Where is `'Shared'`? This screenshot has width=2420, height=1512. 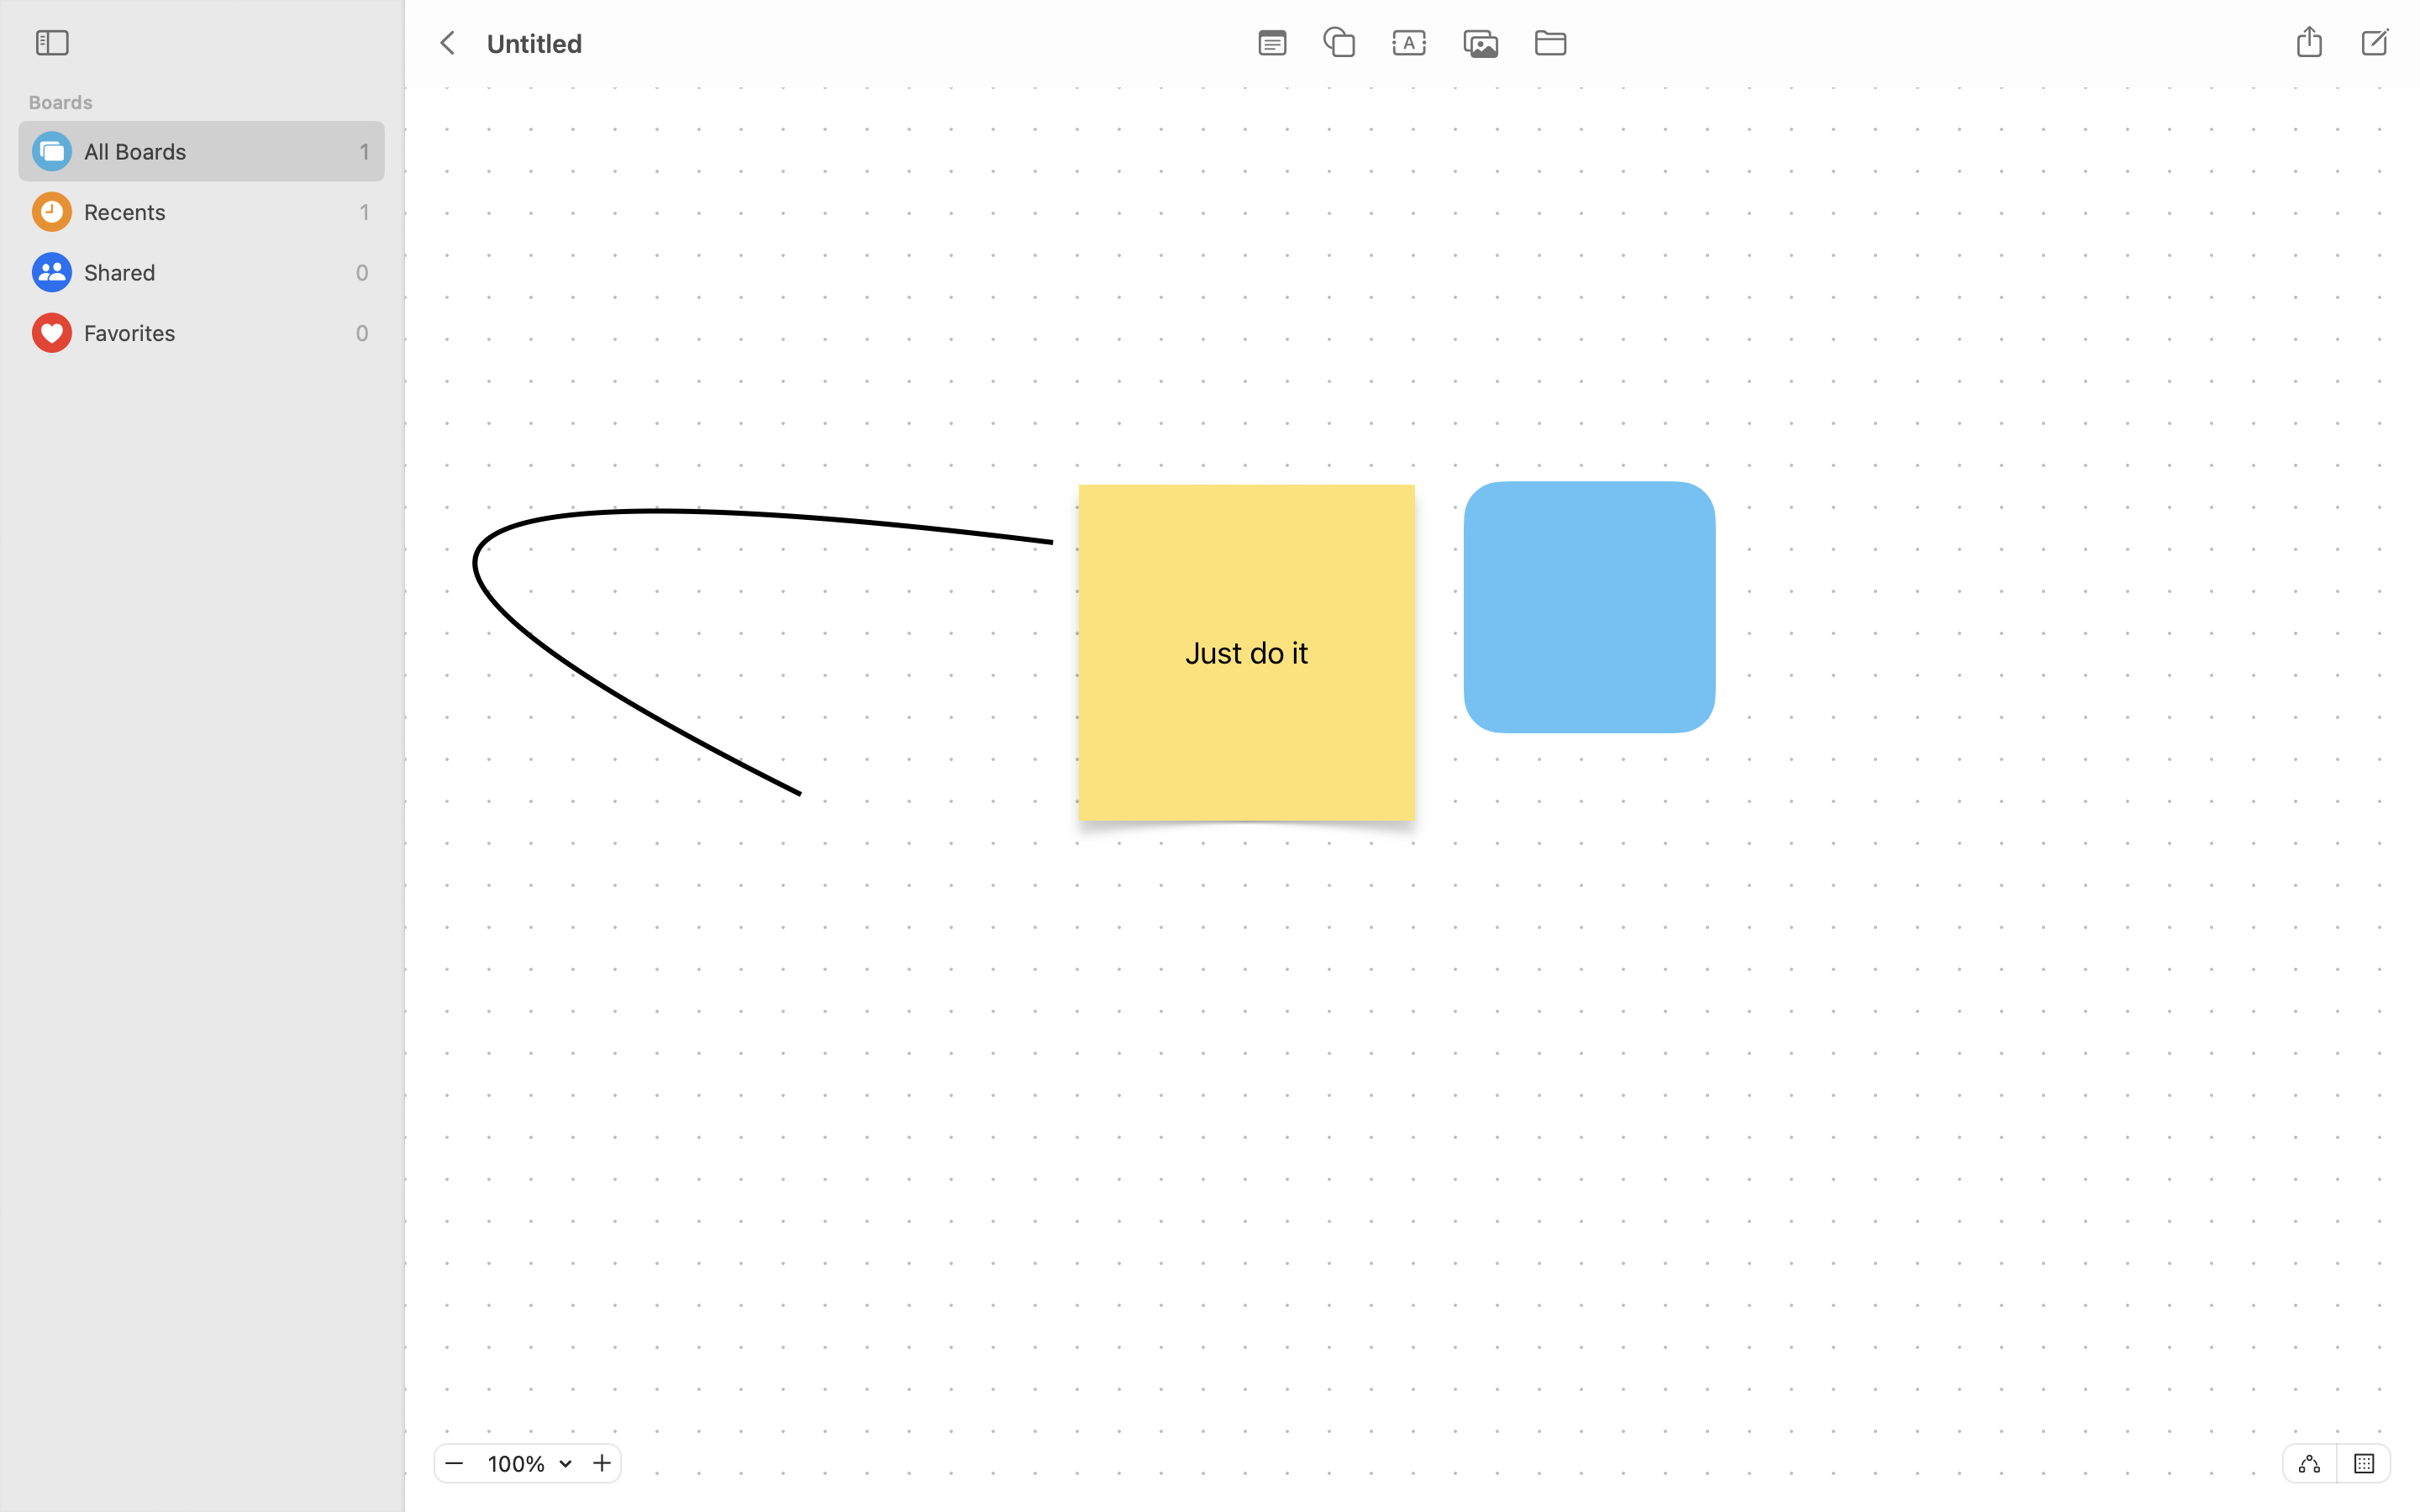
'Shared' is located at coordinates (214, 271).